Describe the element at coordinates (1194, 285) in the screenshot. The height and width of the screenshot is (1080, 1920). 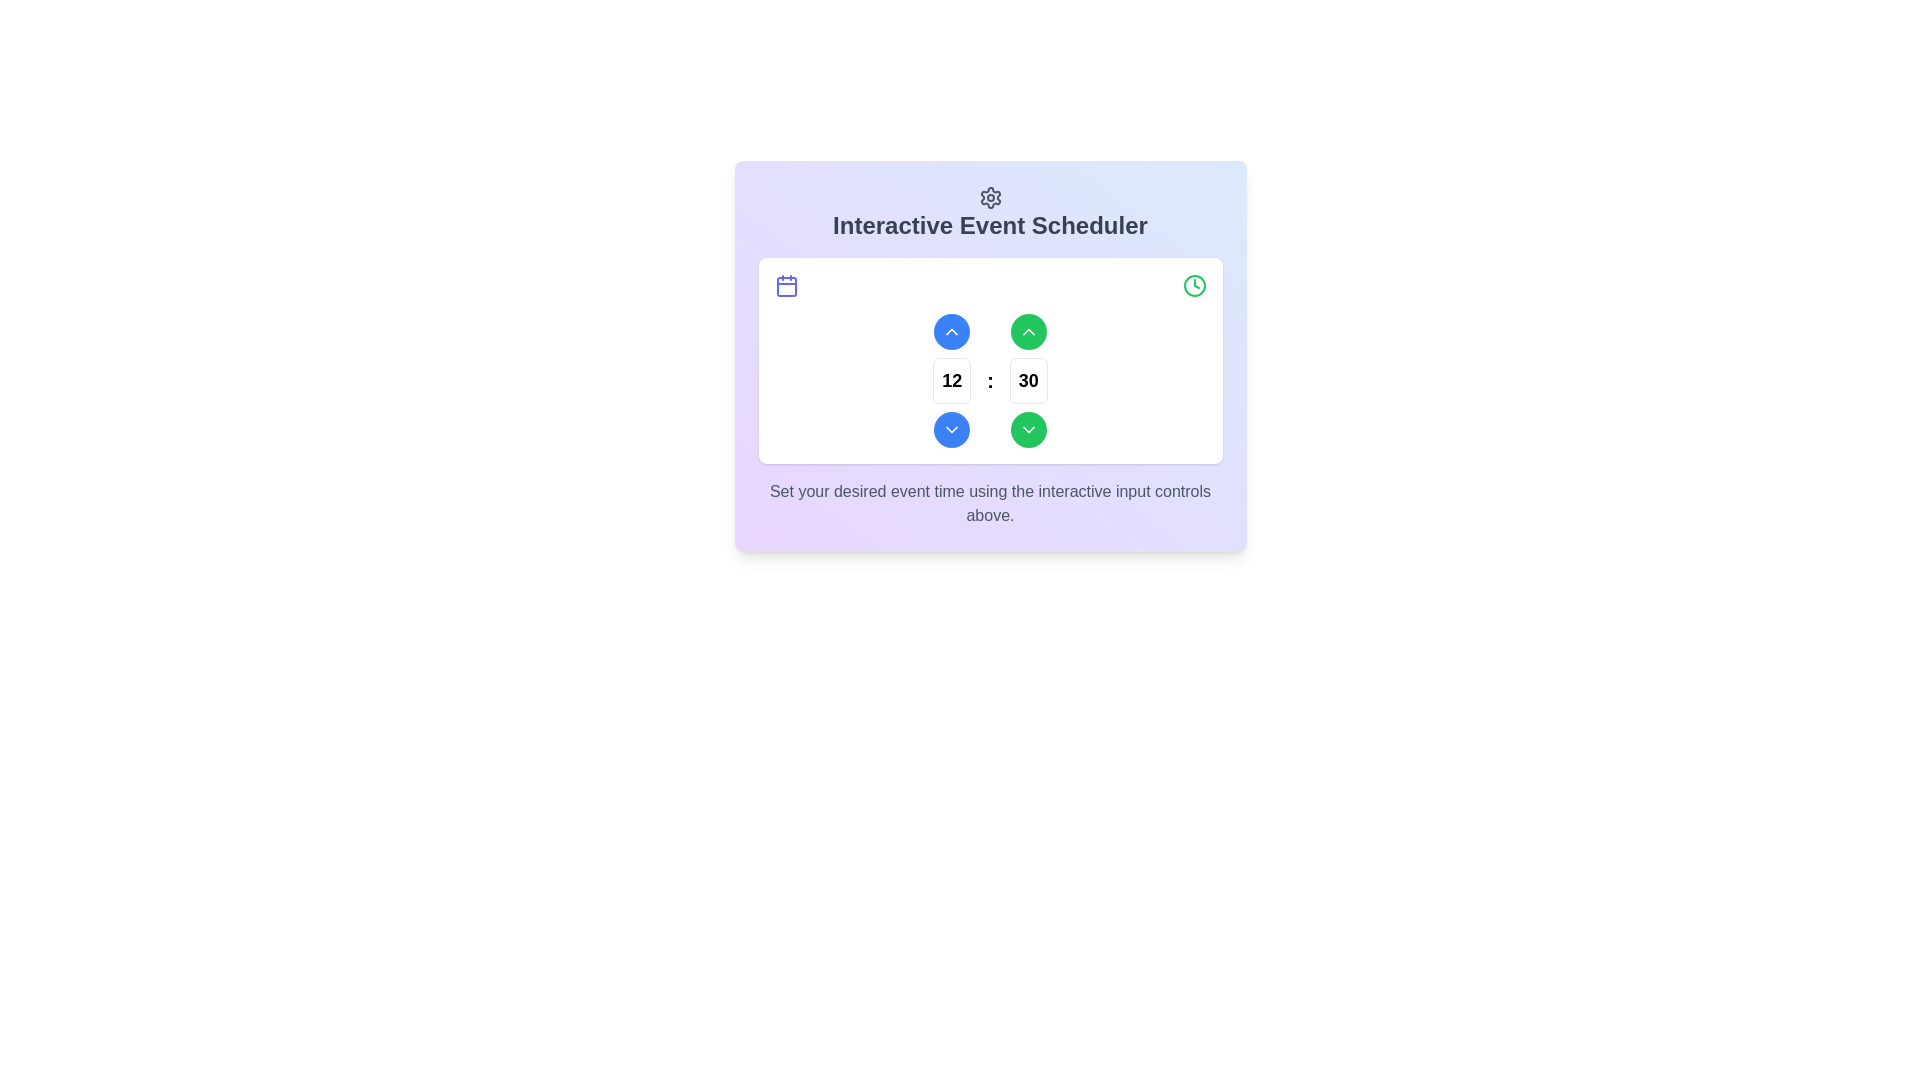
I see `the time settings icon located at the far right of the horizontal row of icons at the top of the interface` at that location.